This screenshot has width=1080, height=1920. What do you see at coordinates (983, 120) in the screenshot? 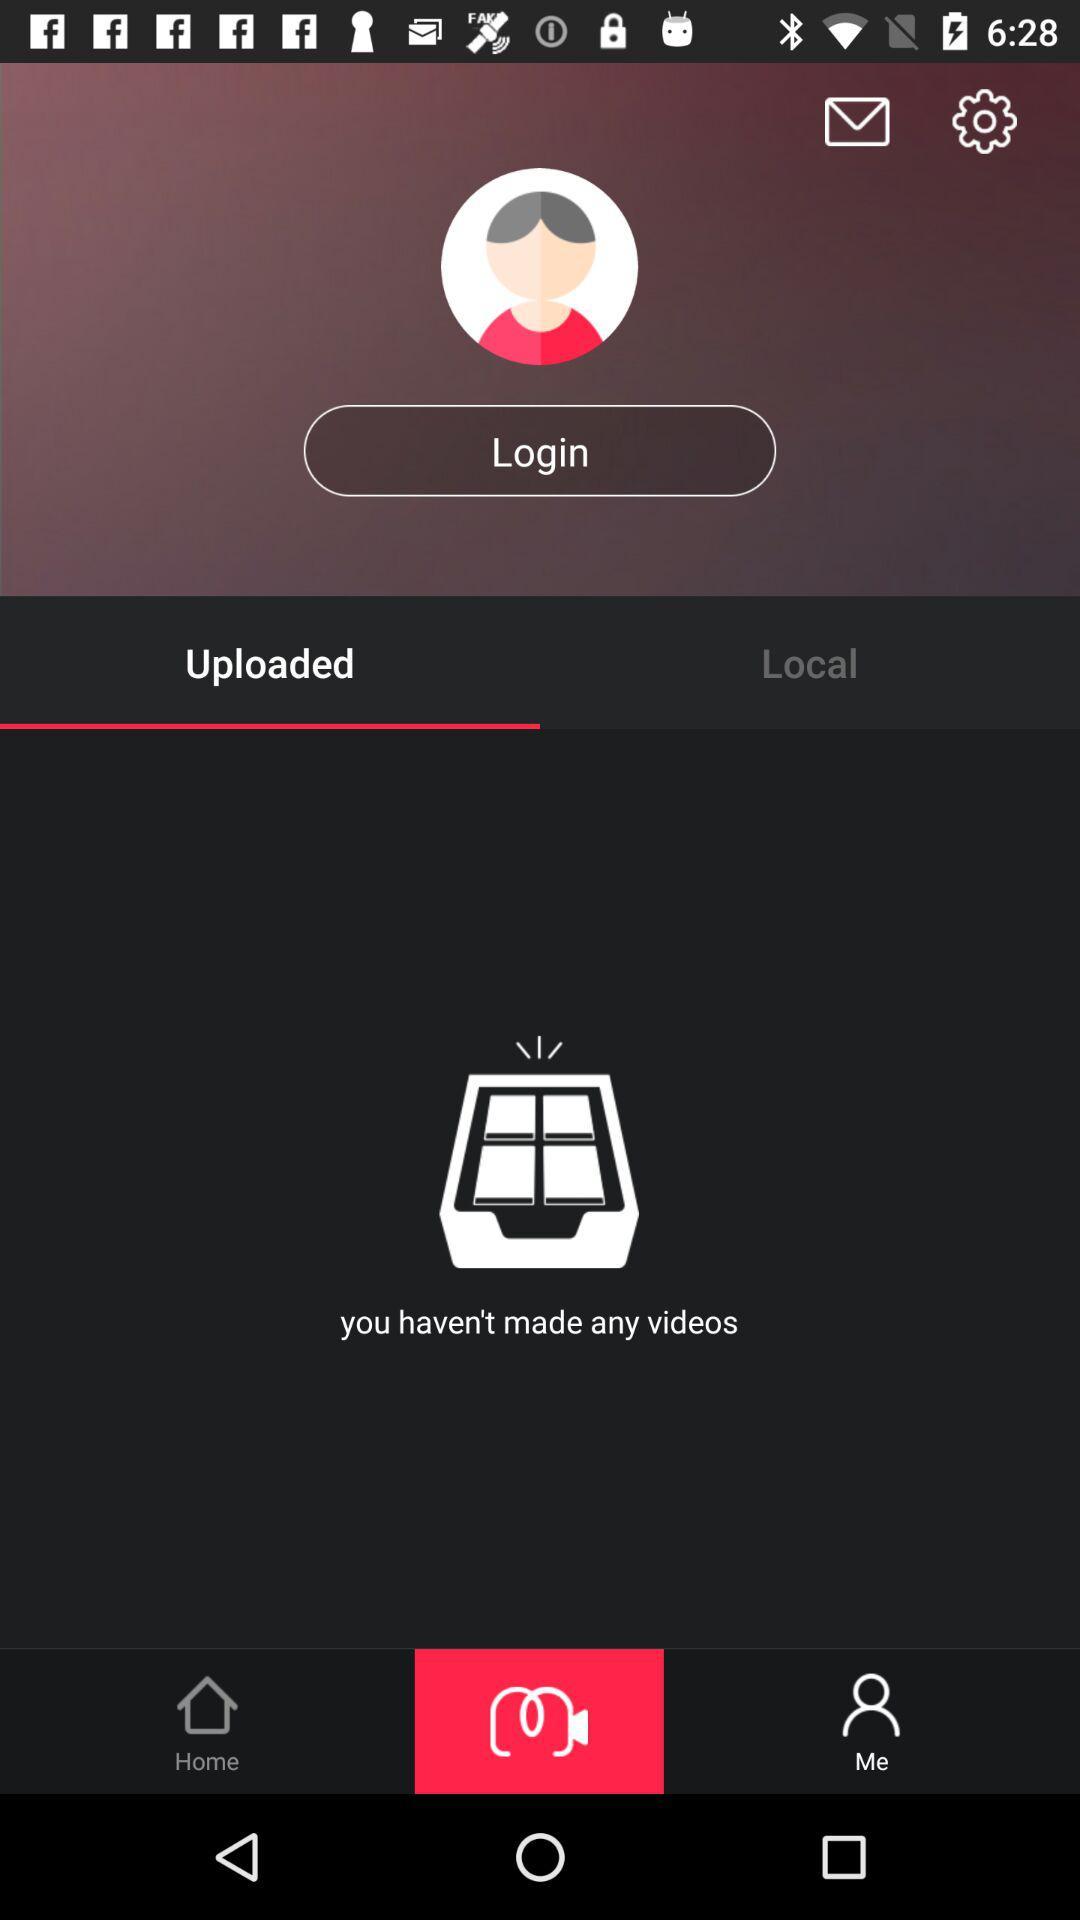
I see `settings for app` at bounding box center [983, 120].